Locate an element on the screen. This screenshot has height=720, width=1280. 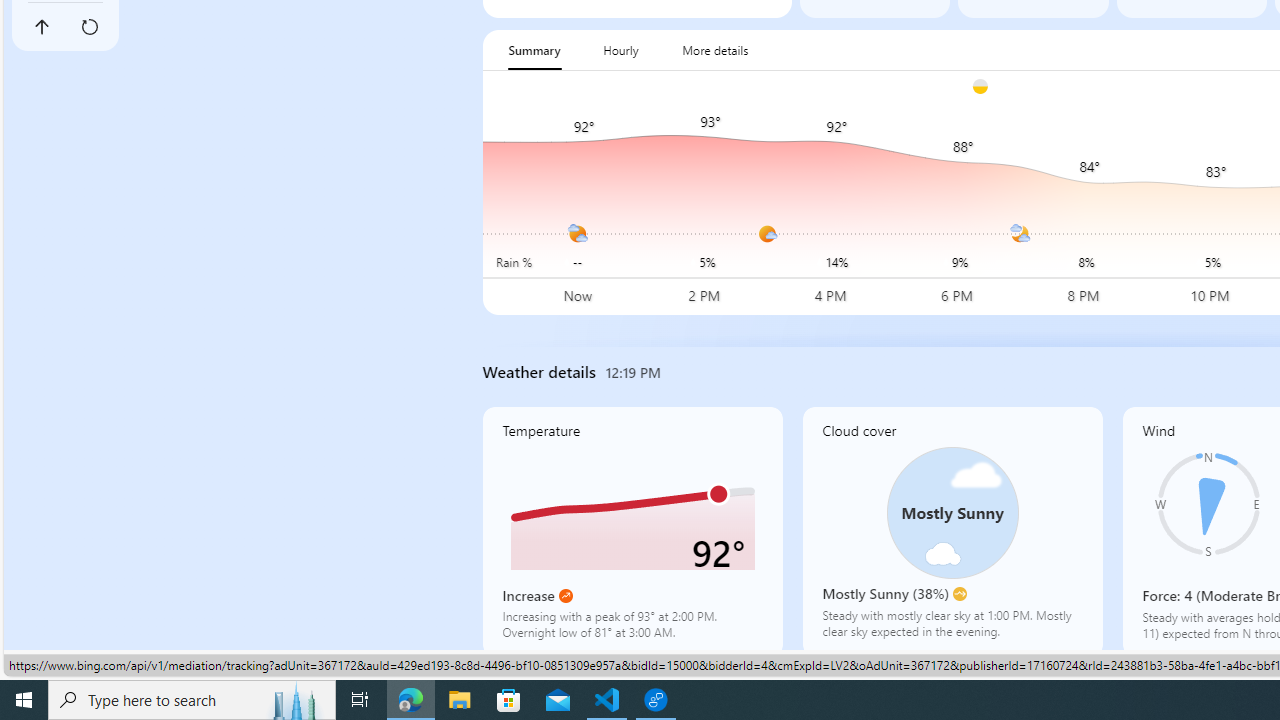
'Class: cloudCoverSvg-DS-ps0R9q' is located at coordinates (951, 512).